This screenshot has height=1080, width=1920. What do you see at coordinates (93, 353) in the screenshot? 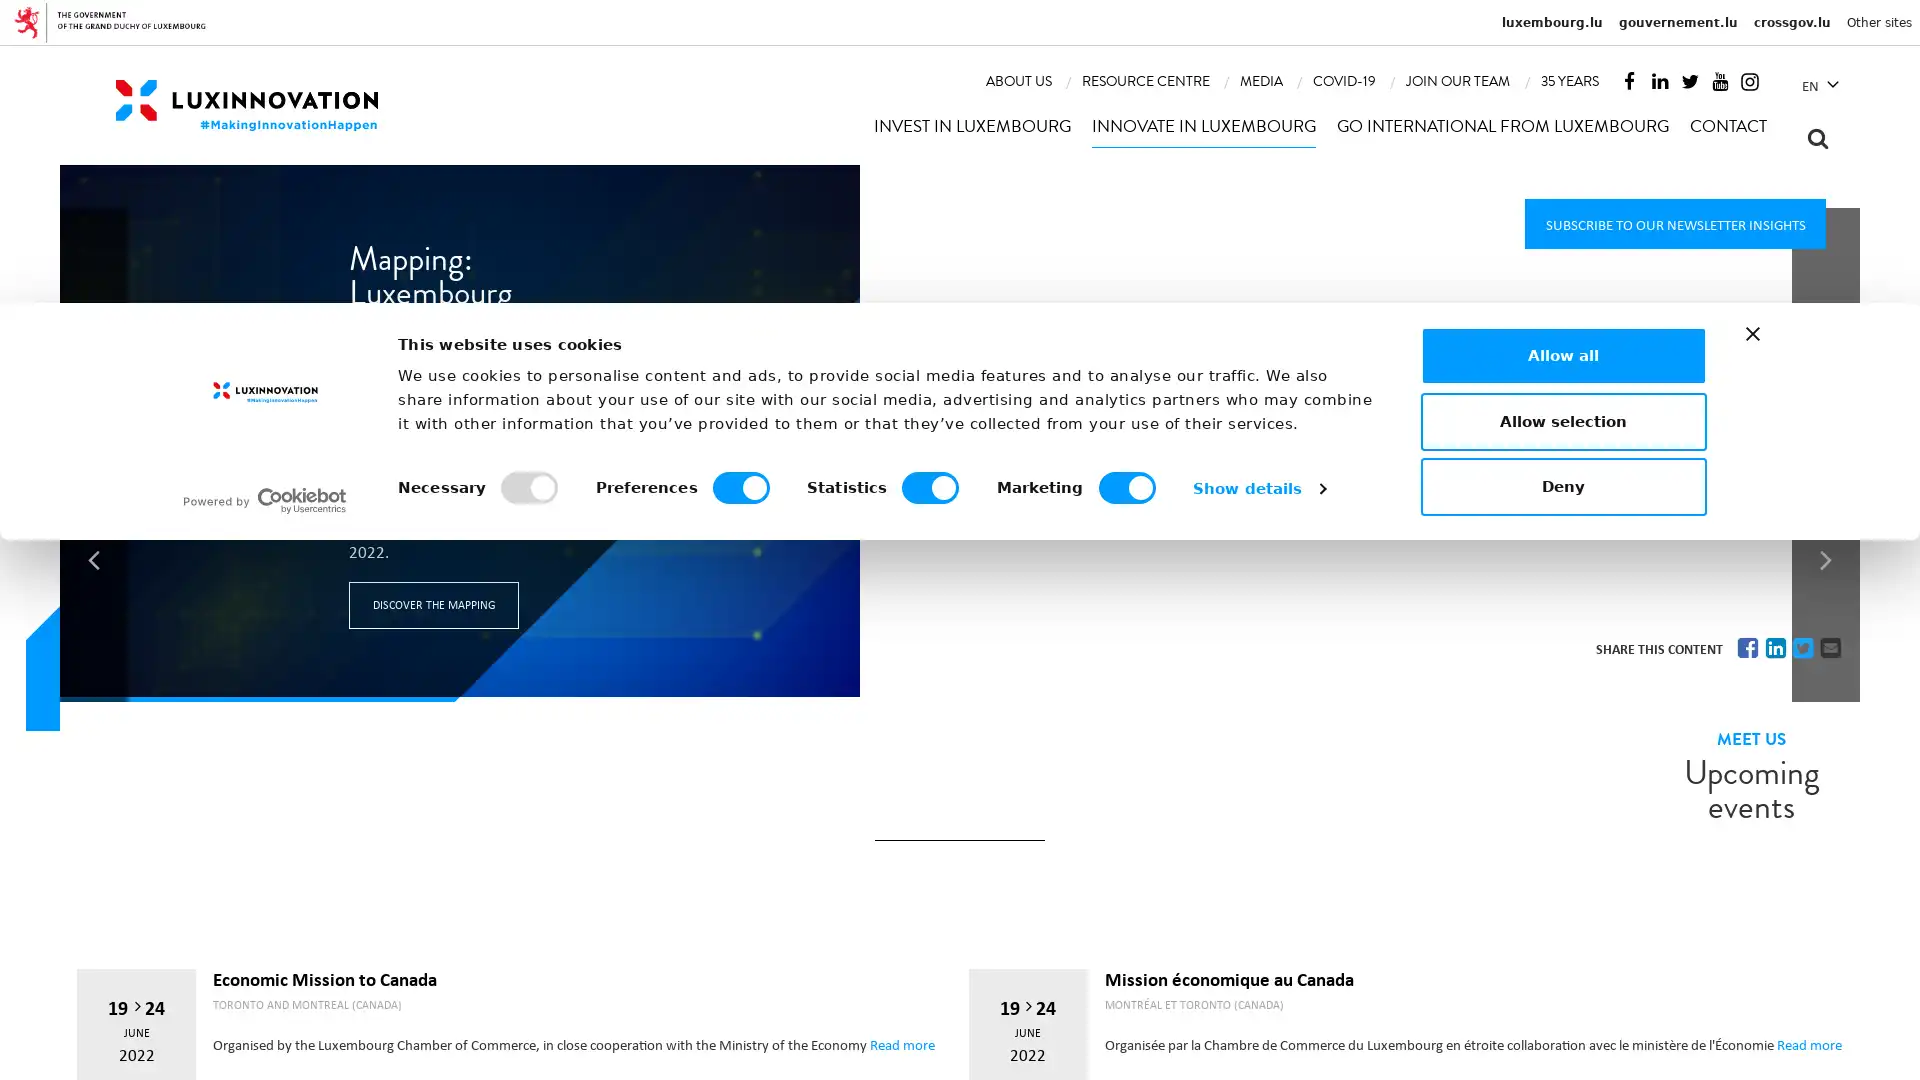
I see `Previous` at bounding box center [93, 353].